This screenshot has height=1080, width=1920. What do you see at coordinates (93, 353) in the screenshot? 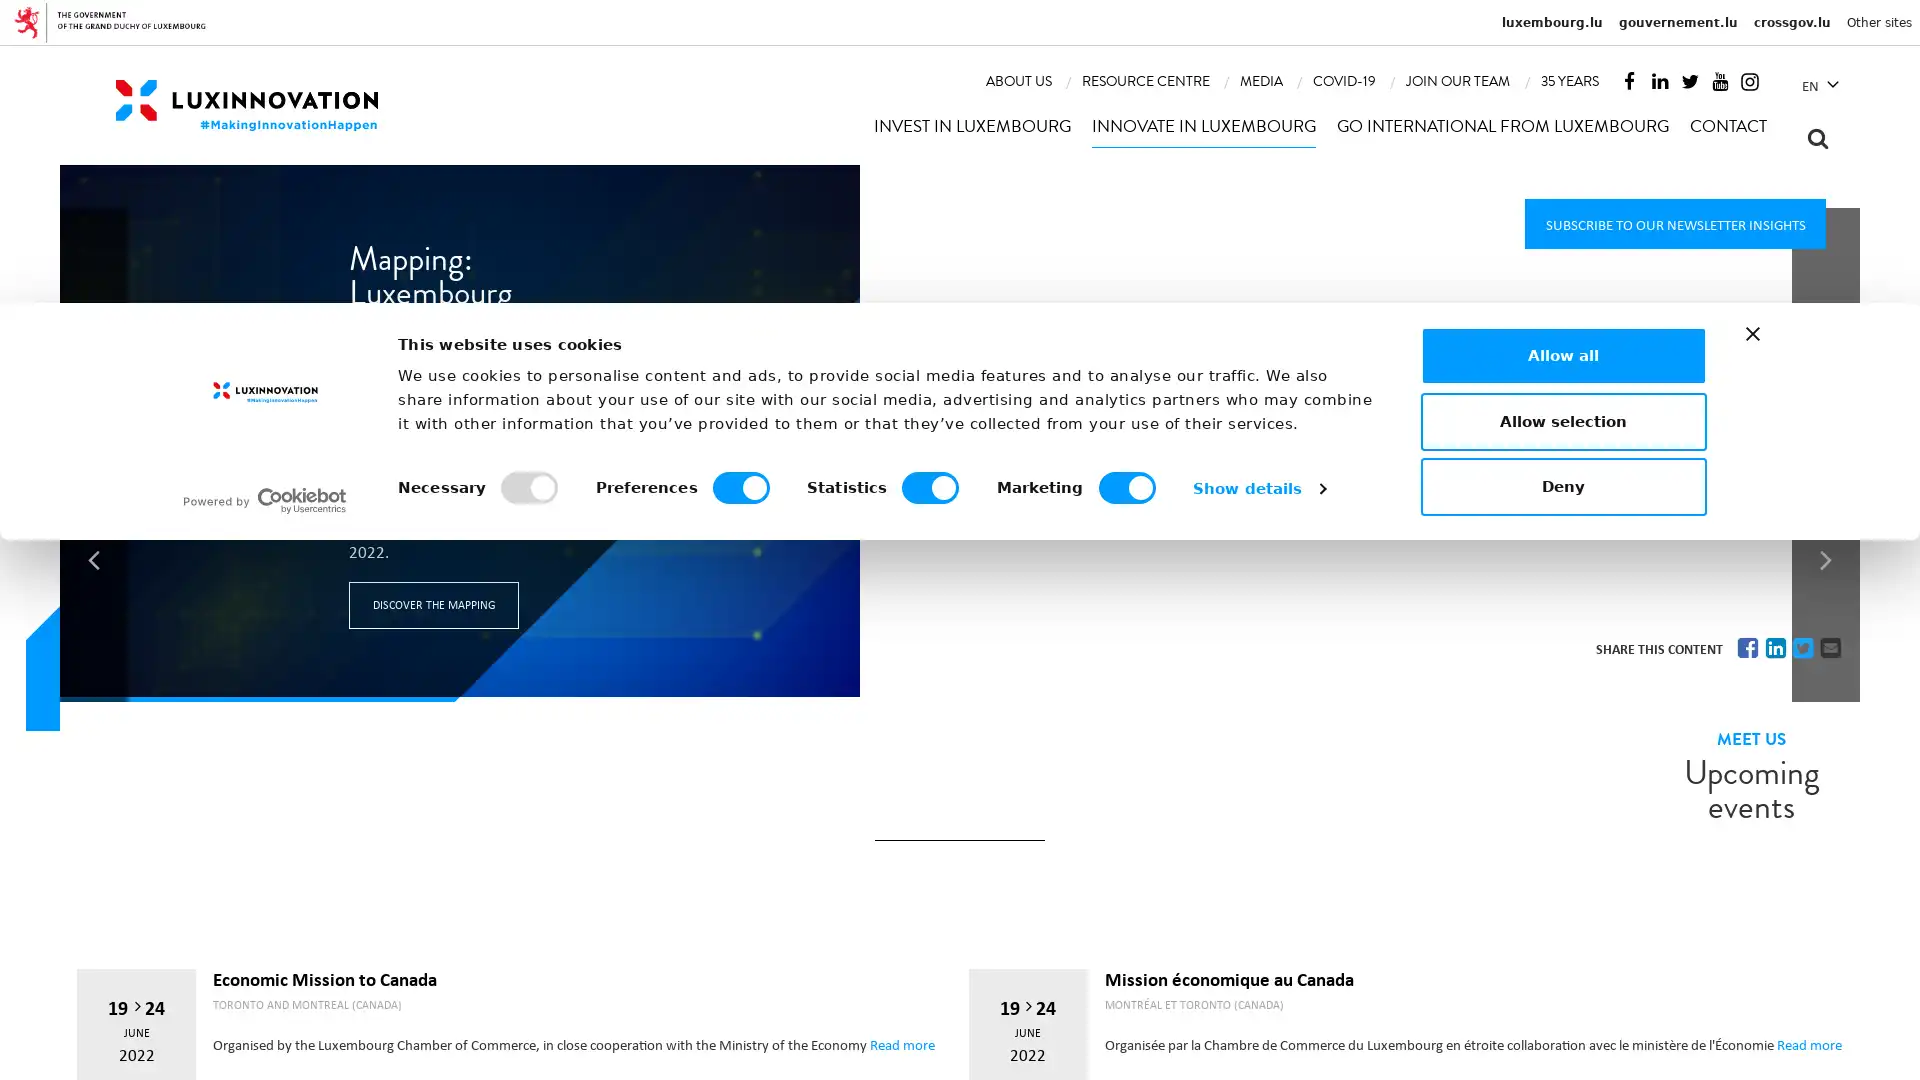
I see `Previous` at bounding box center [93, 353].